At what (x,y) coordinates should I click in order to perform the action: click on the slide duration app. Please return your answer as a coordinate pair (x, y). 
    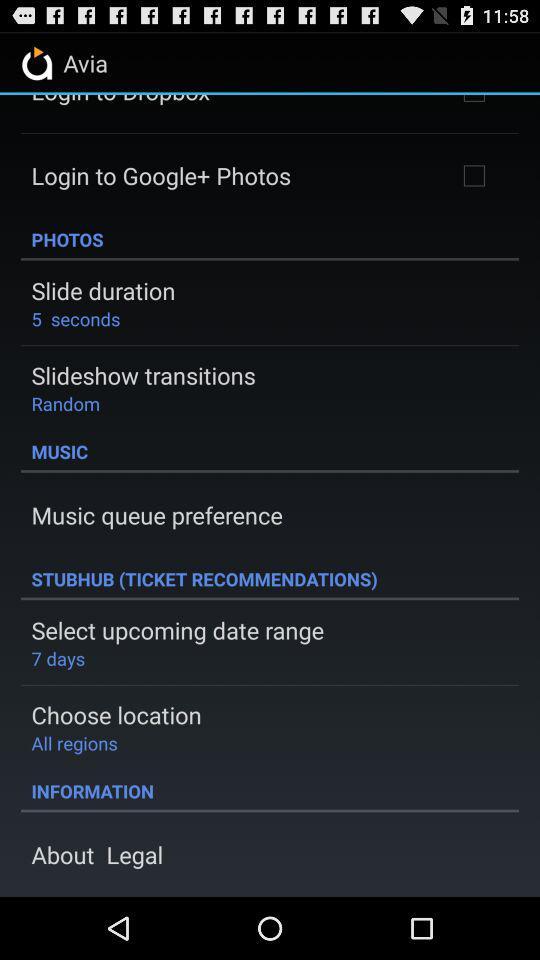
    Looking at the image, I should click on (103, 289).